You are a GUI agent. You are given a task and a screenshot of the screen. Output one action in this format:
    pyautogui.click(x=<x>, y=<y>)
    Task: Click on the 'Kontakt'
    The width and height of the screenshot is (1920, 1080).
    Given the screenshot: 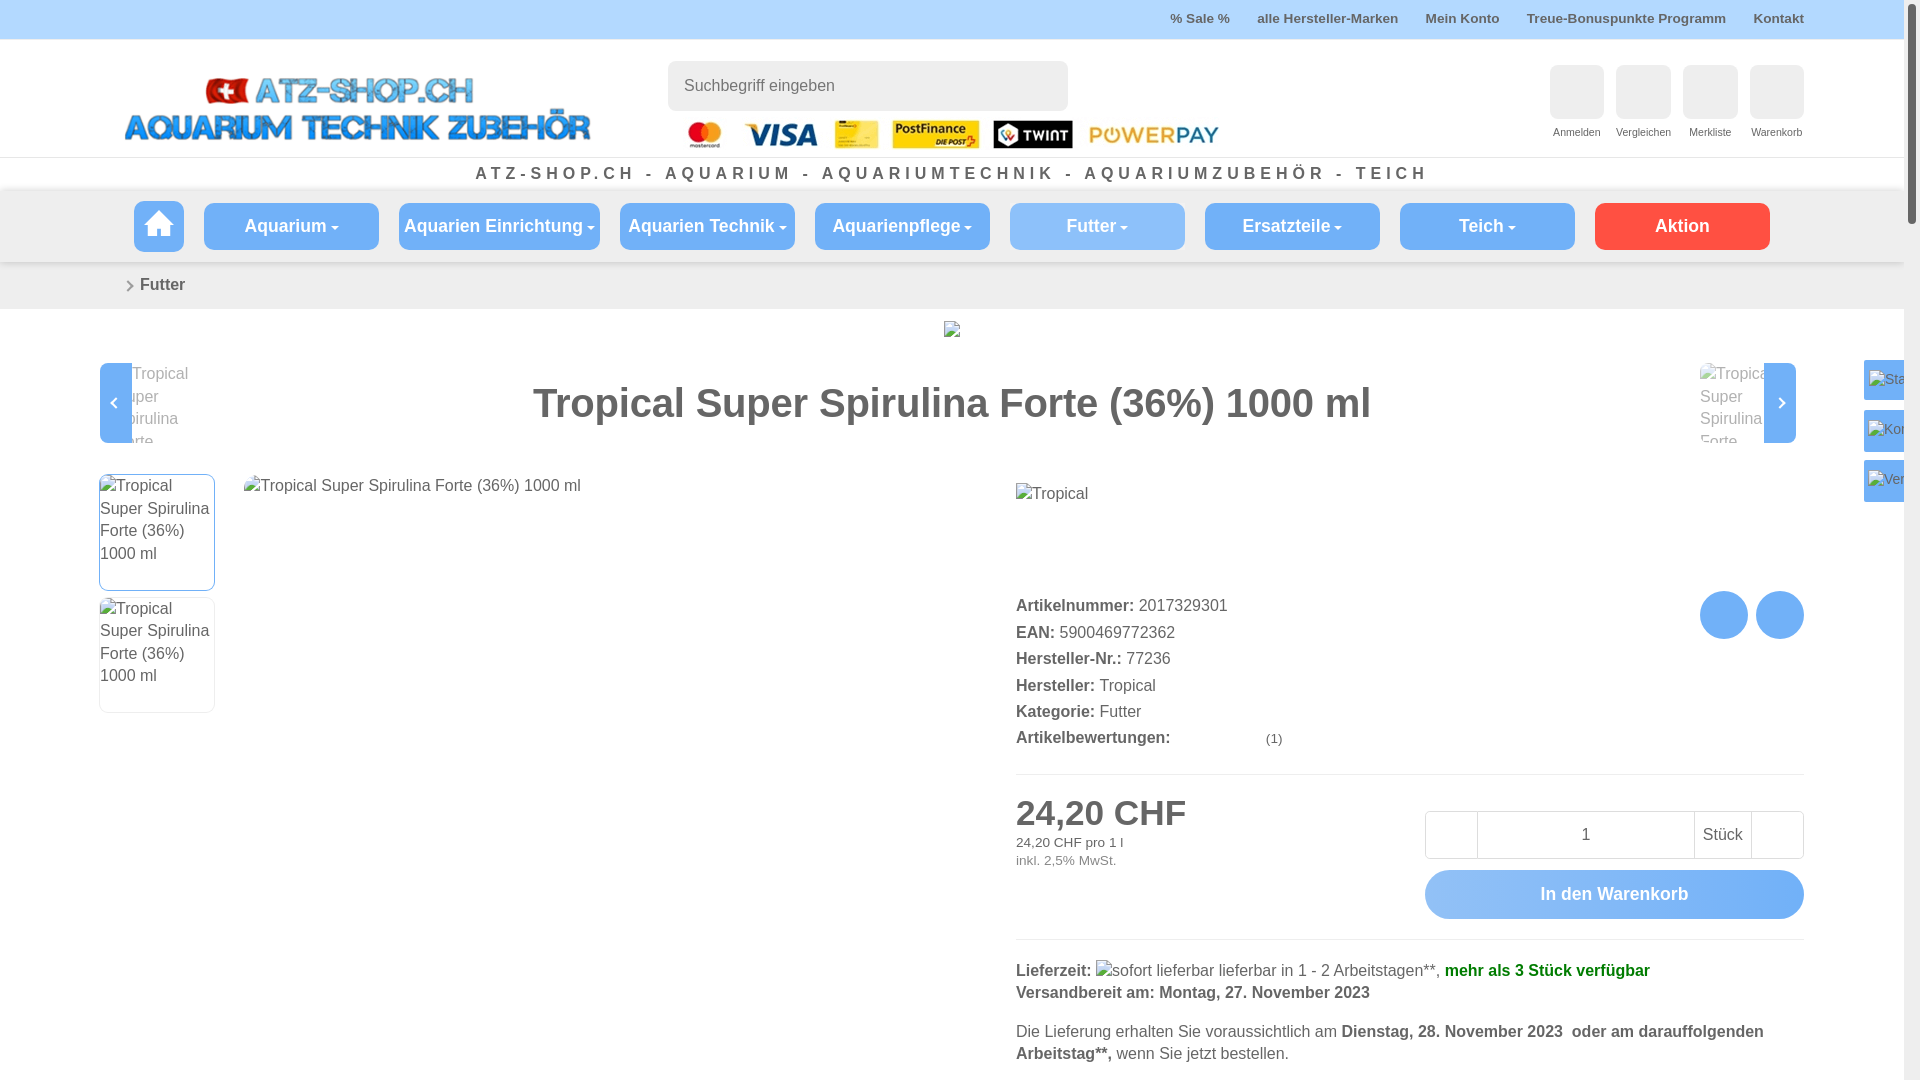 What is the action you would take?
    pyautogui.click(x=1778, y=18)
    